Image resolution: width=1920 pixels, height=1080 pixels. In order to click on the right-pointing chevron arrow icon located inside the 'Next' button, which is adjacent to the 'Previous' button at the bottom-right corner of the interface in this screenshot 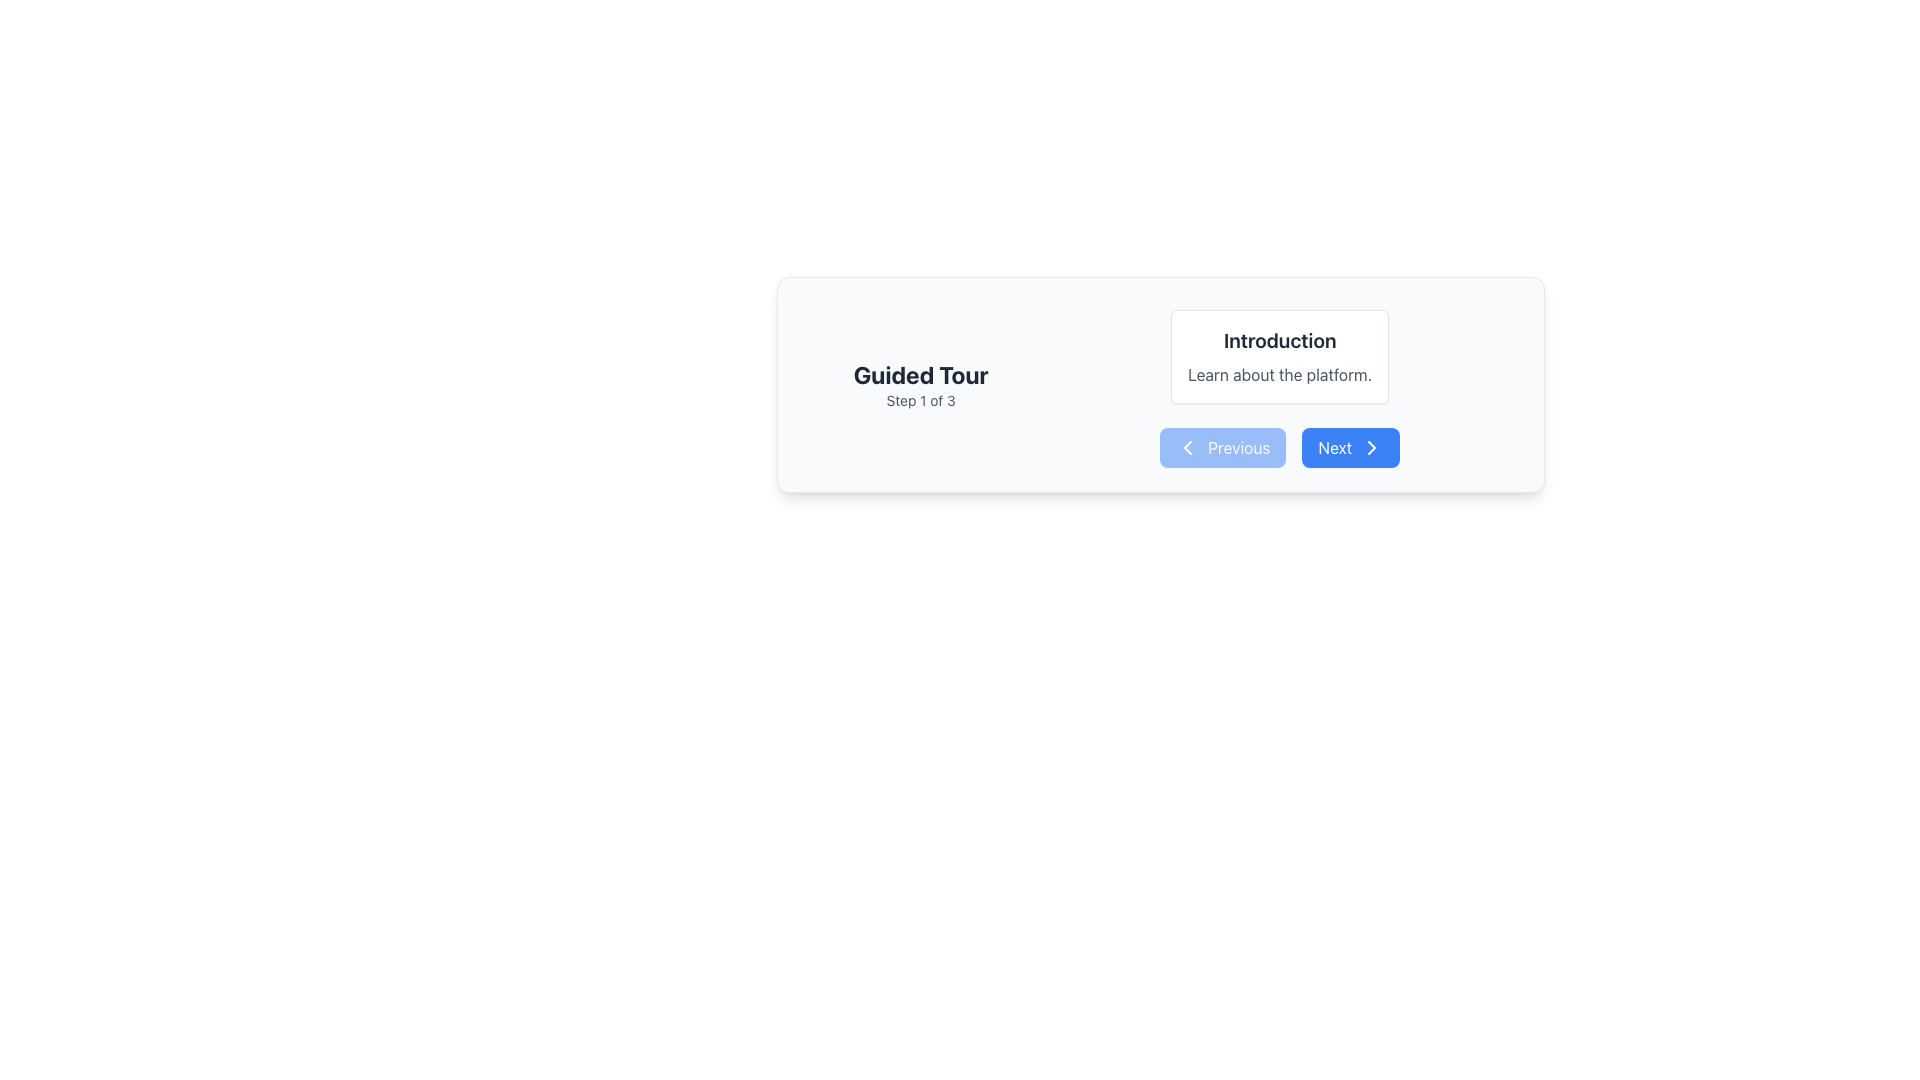, I will do `click(1371, 446)`.